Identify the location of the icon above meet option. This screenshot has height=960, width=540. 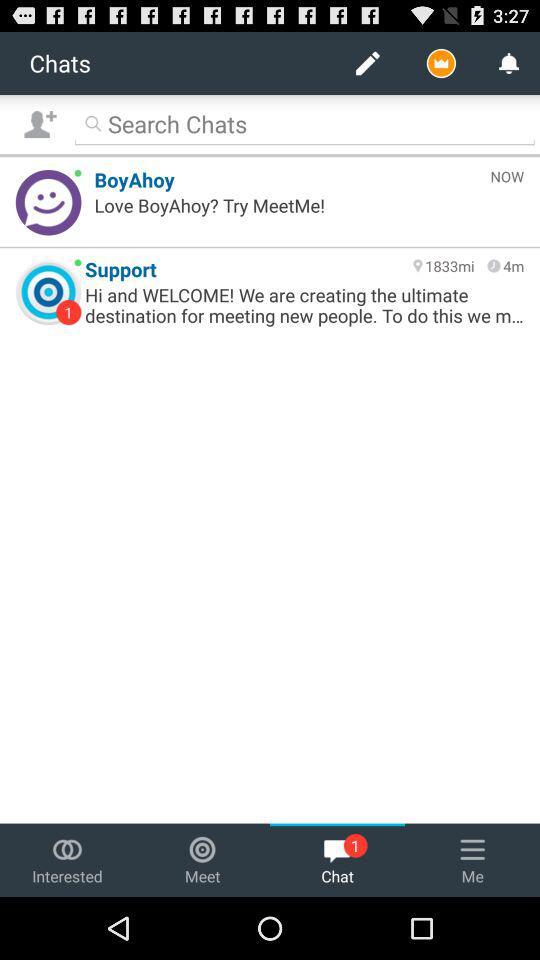
(202, 848).